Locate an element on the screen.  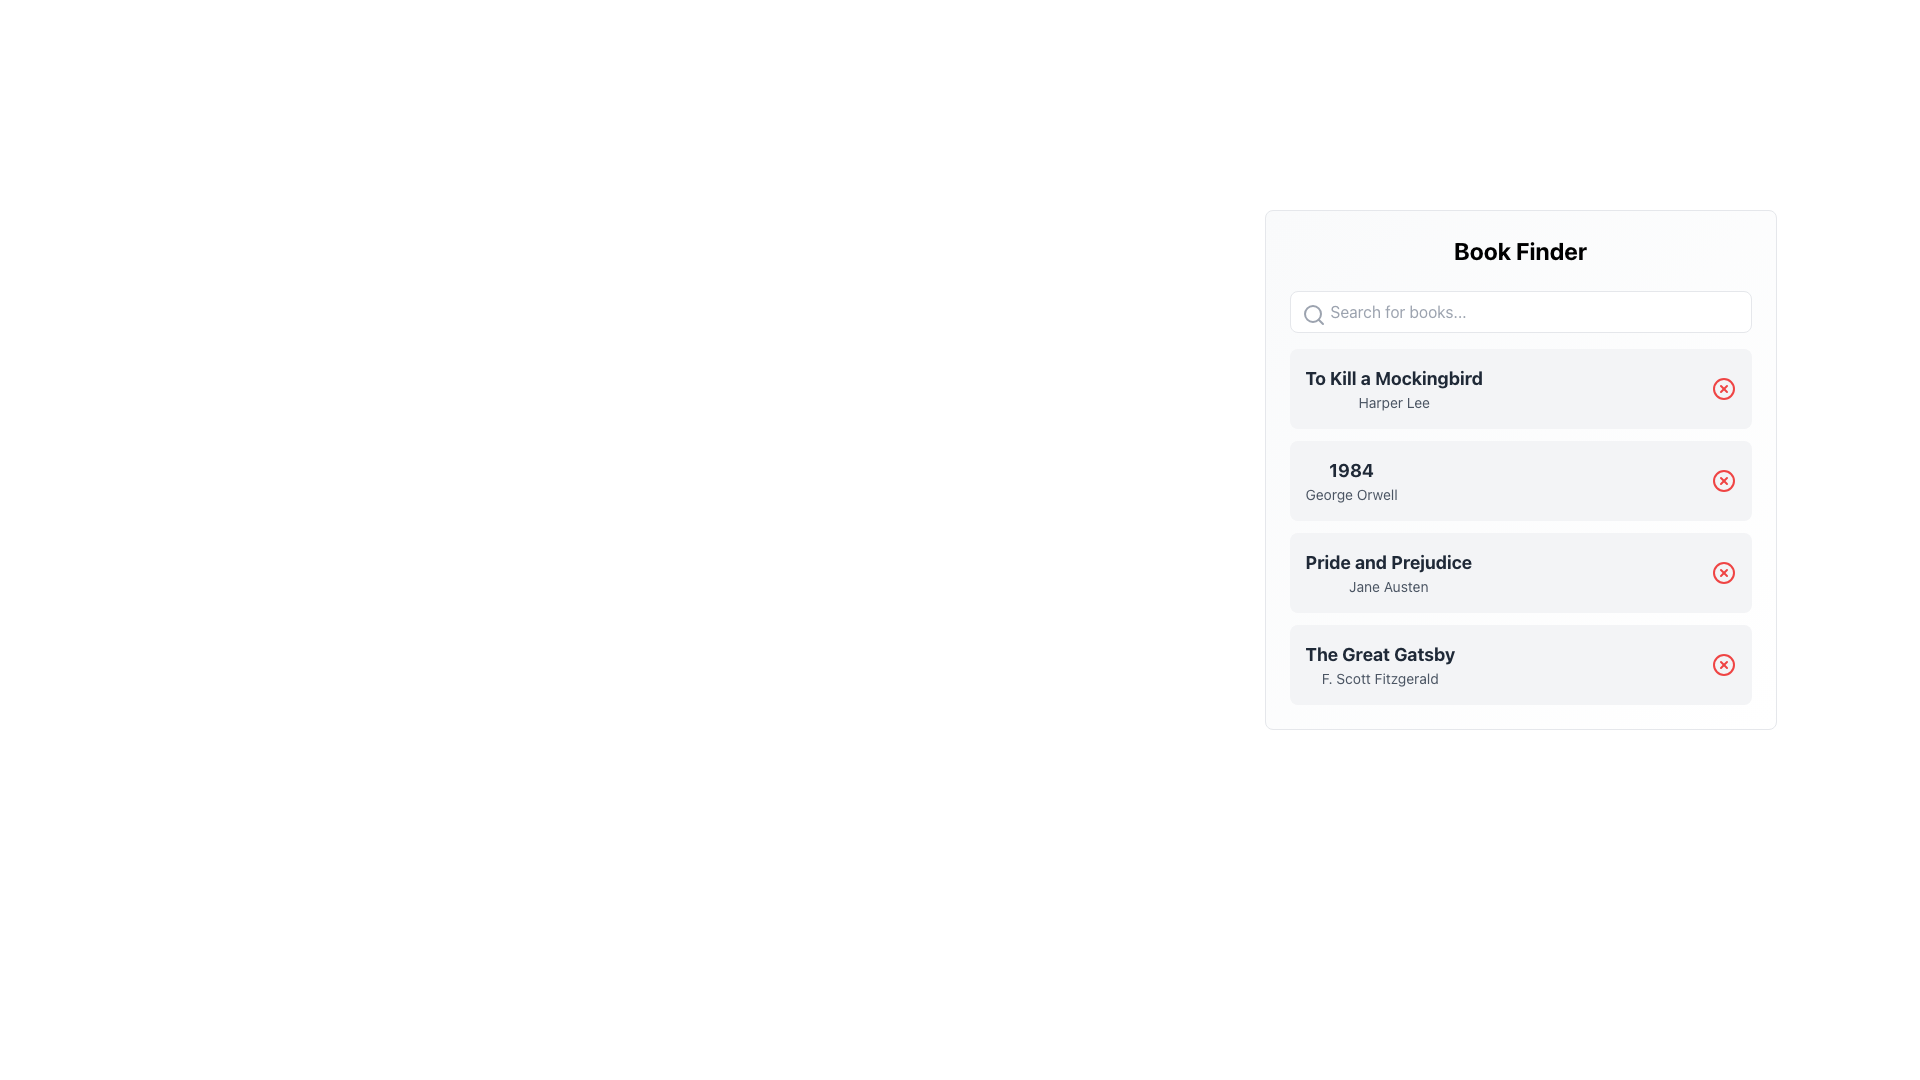
information displayed for the text element identifying 'Pride and Prejudice' by 'Jane Austen' in the book selection interface, located in the third entry of the vertical list is located at coordinates (1387, 573).